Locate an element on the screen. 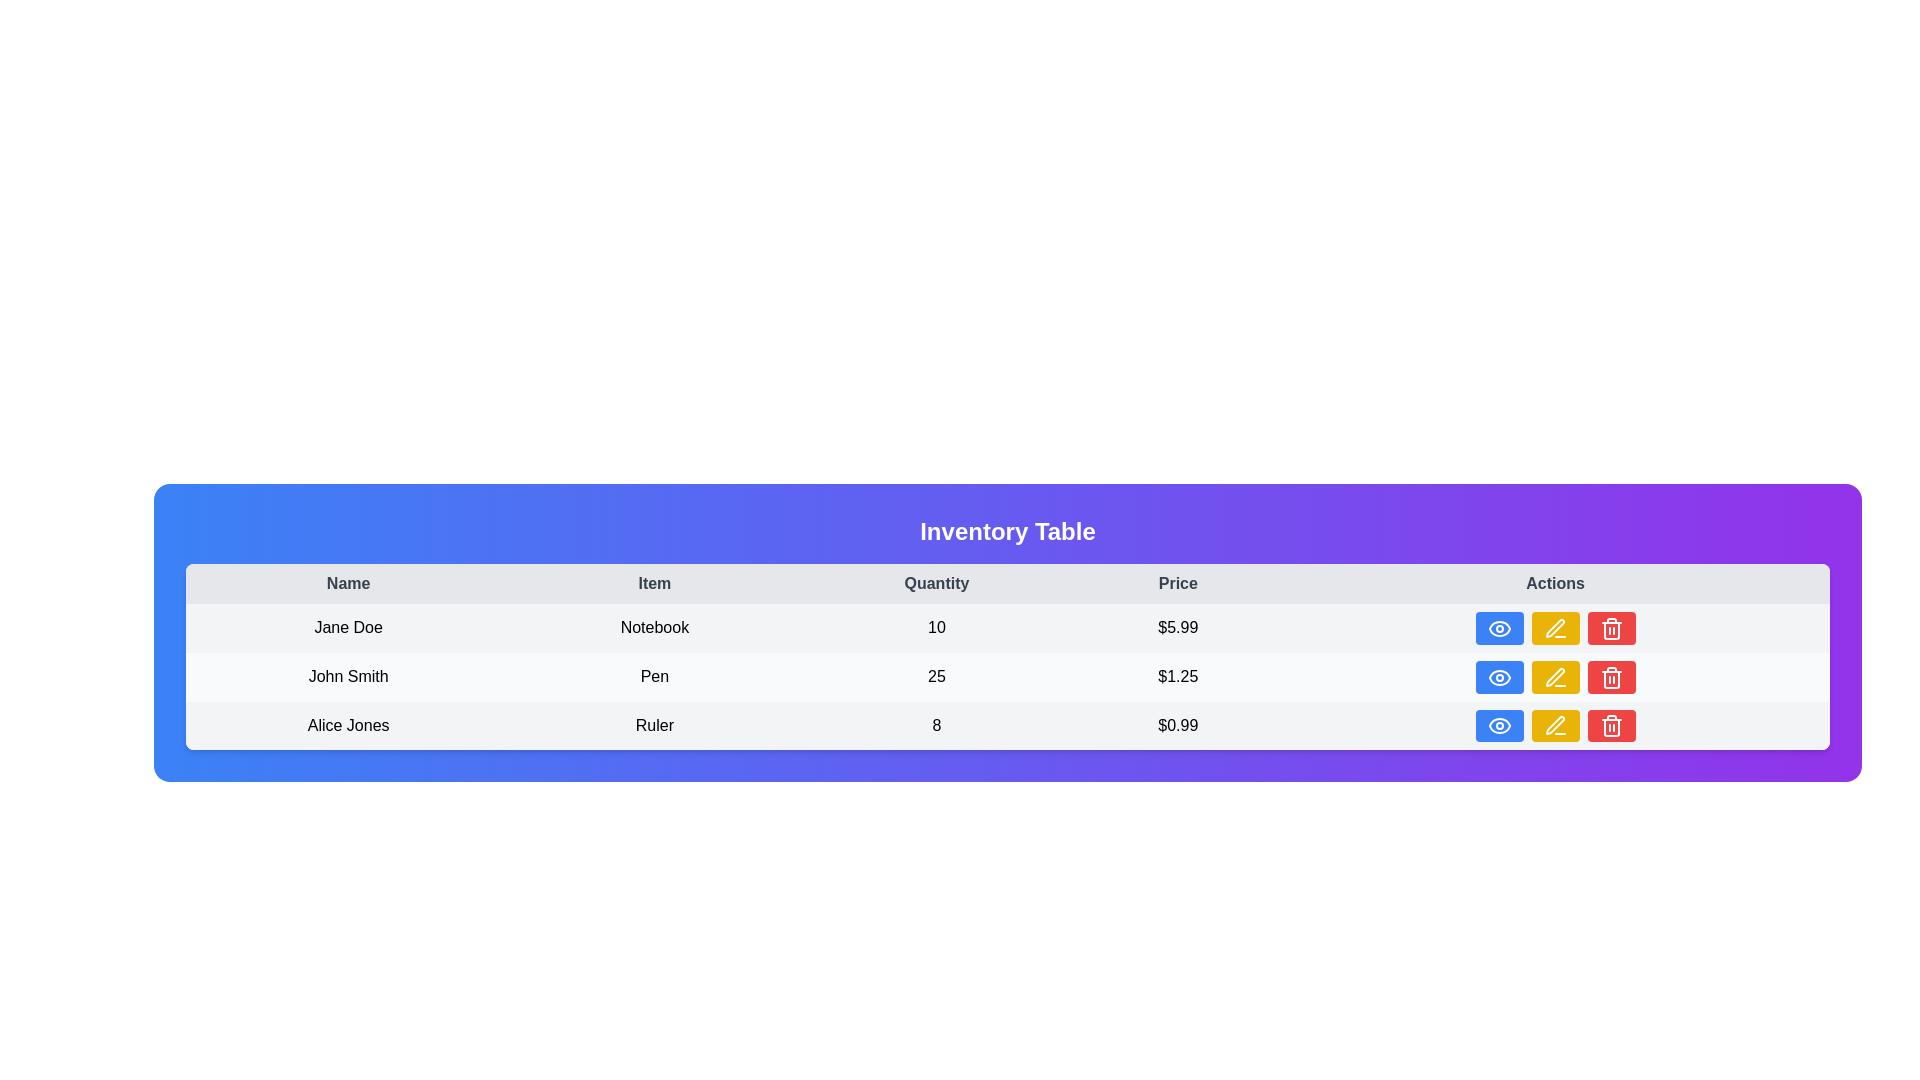 The width and height of the screenshot is (1920, 1080). the static text label displaying '$1.25' in the Price column of the inventory table for 'John Smith' is located at coordinates (1178, 676).